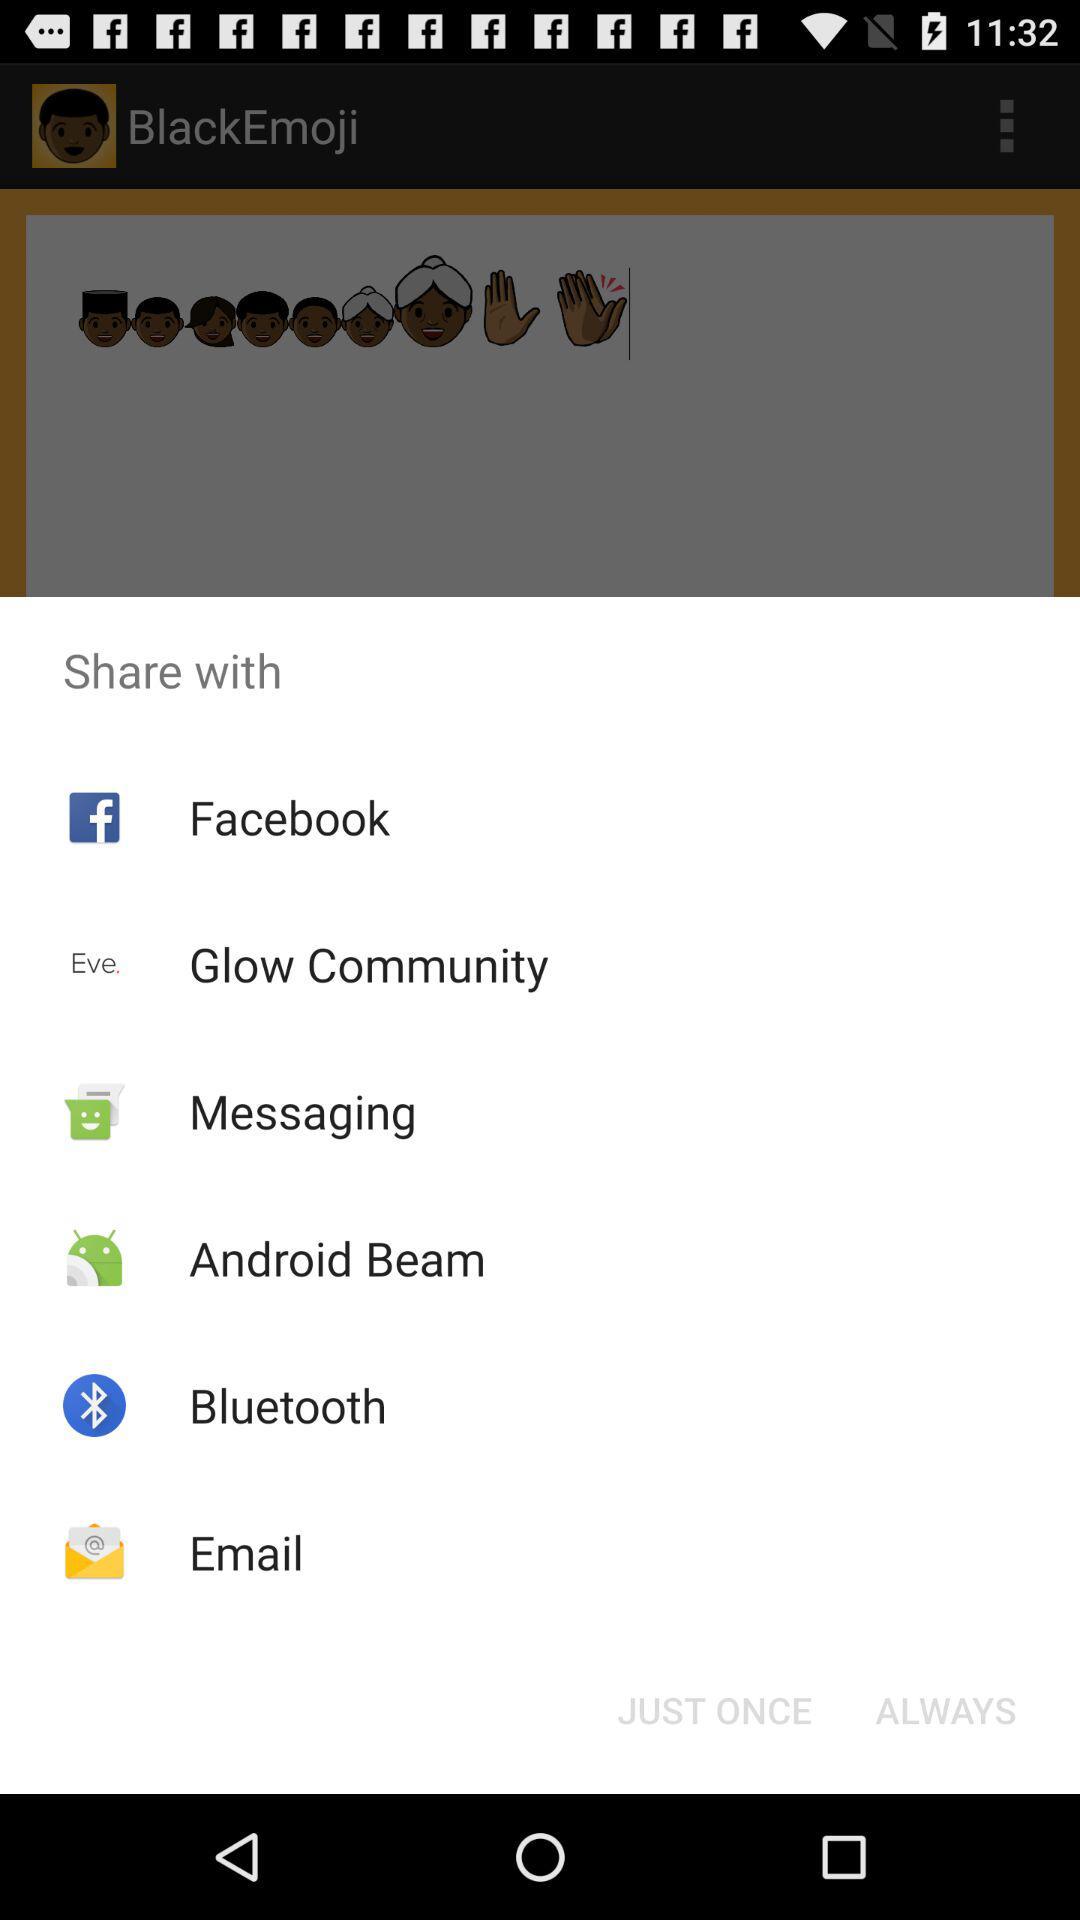  Describe the element at coordinates (945, 1708) in the screenshot. I see `item below share with item` at that location.